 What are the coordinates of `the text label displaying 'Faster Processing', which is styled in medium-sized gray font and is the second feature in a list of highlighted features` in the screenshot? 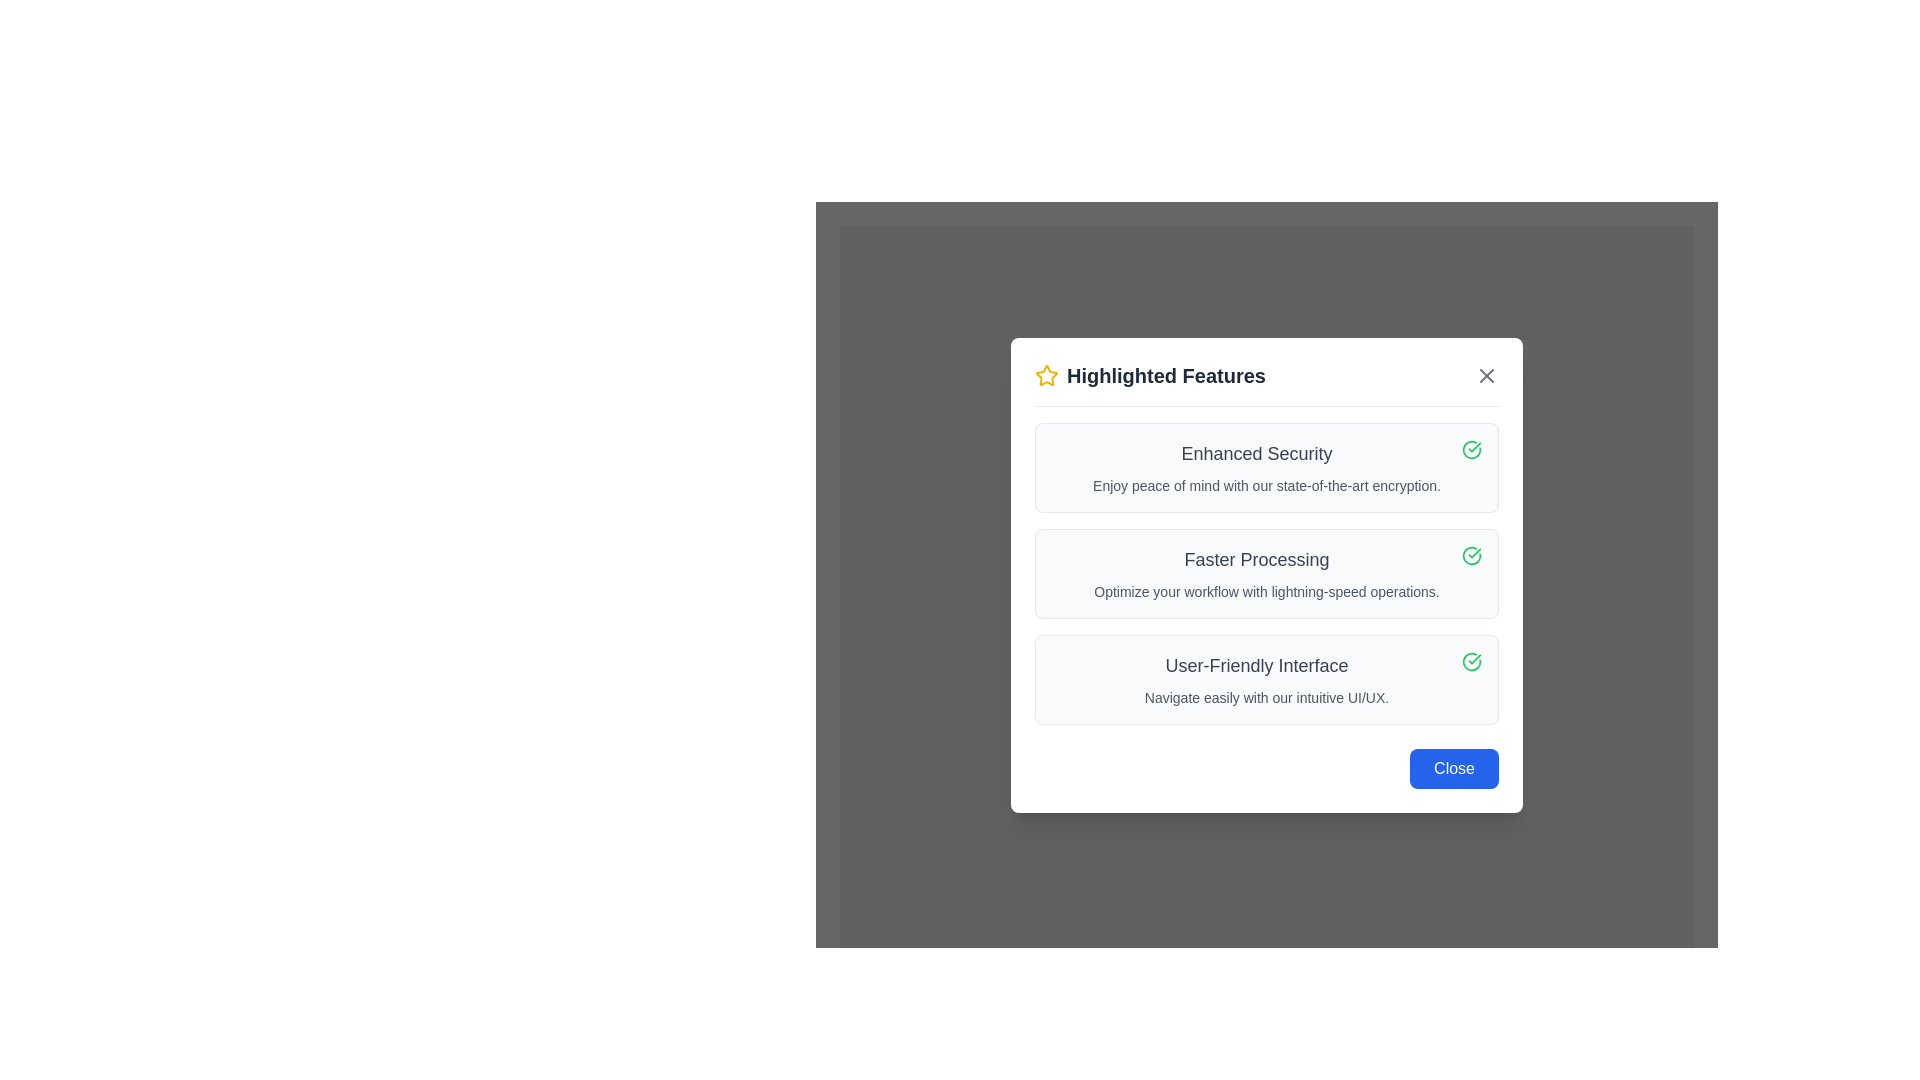 It's located at (1266, 559).